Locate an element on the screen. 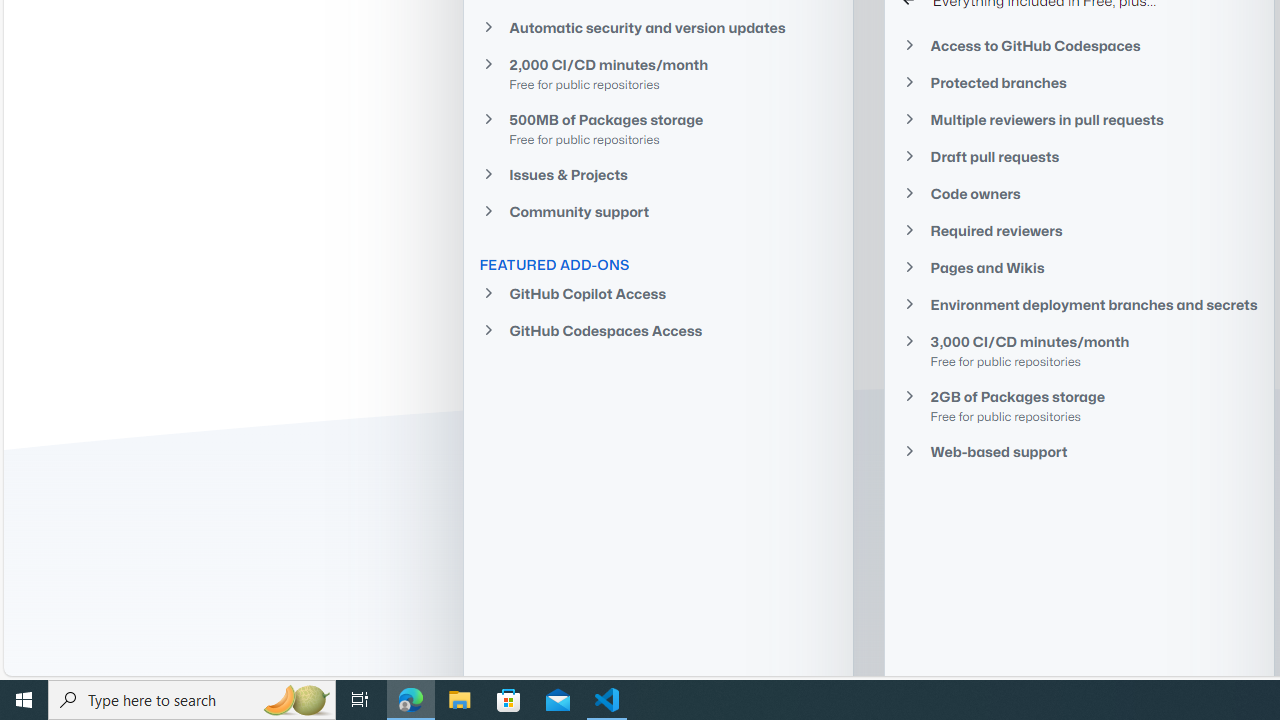  '2GB of Packages storage Free for public repositories' is located at coordinates (1078, 405).